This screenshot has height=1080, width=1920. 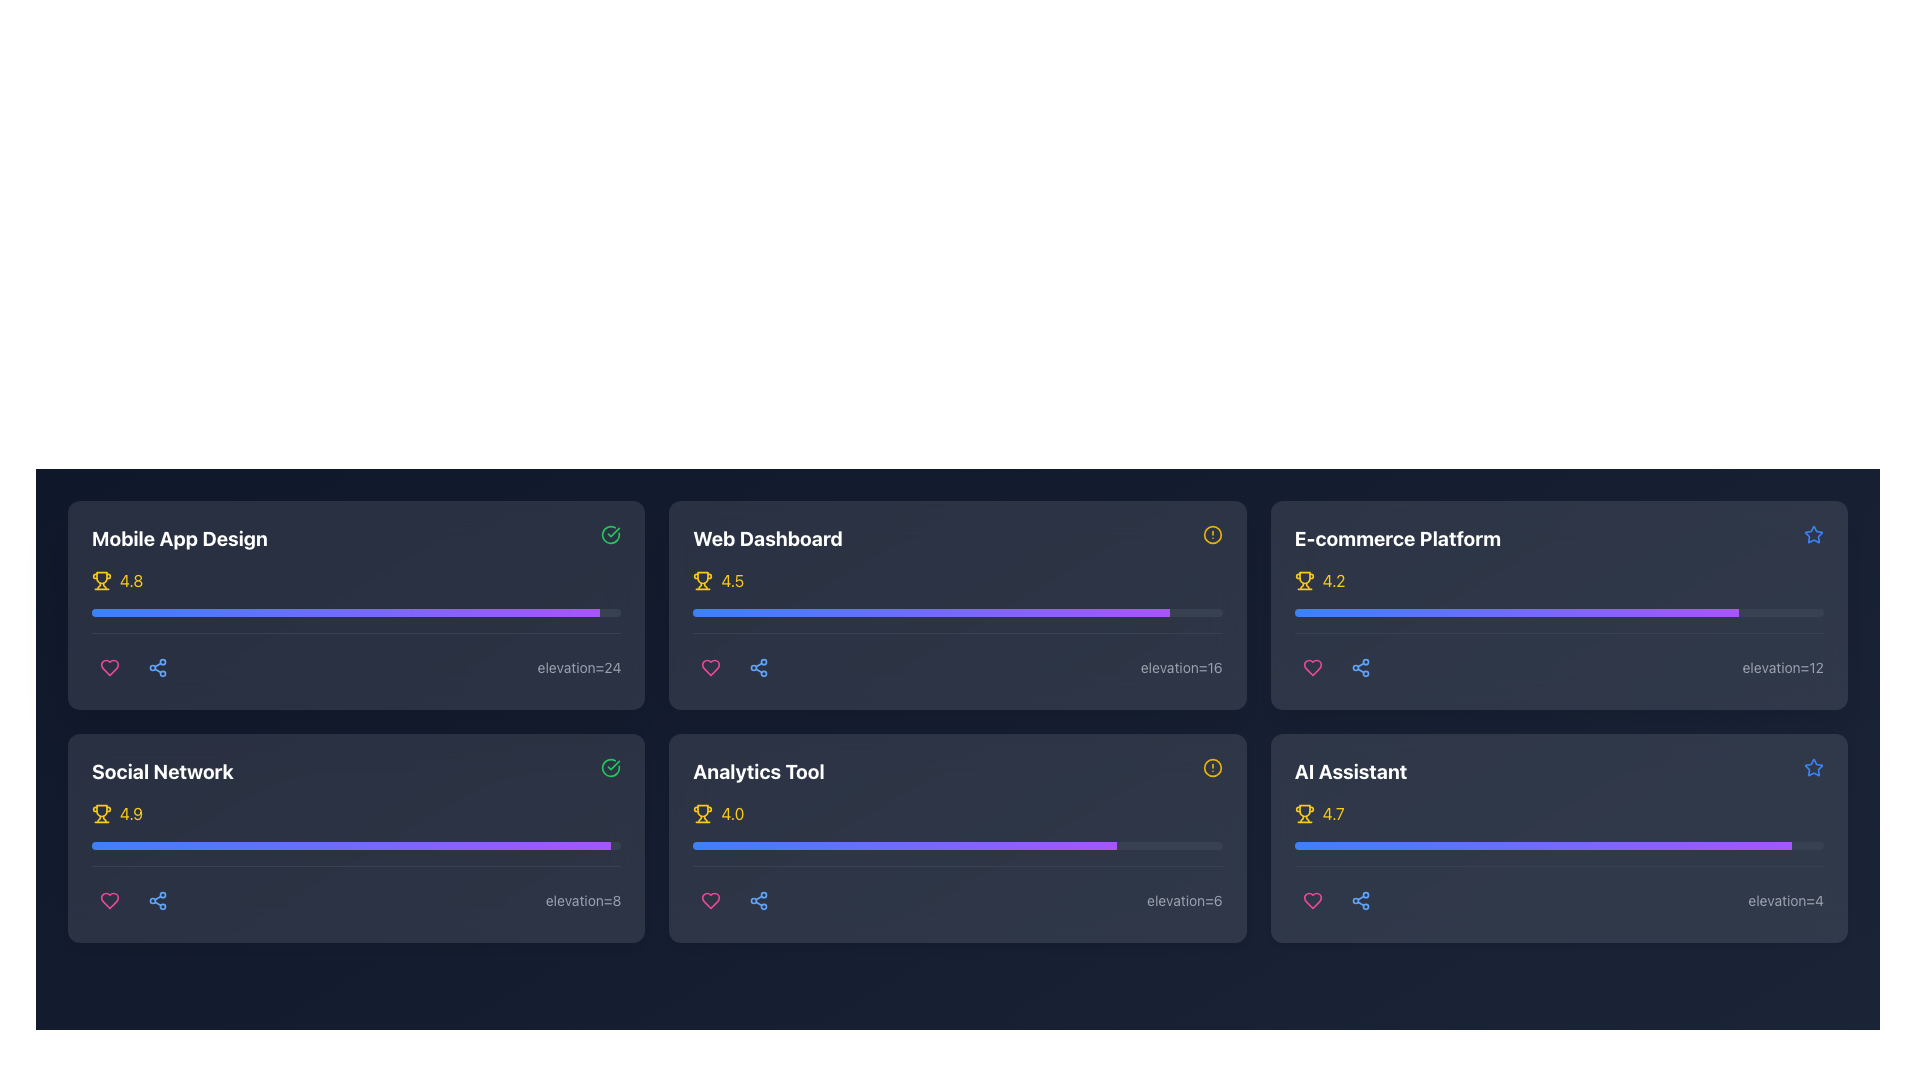 What do you see at coordinates (1503, 612) in the screenshot?
I see `the progress bar value` at bounding box center [1503, 612].